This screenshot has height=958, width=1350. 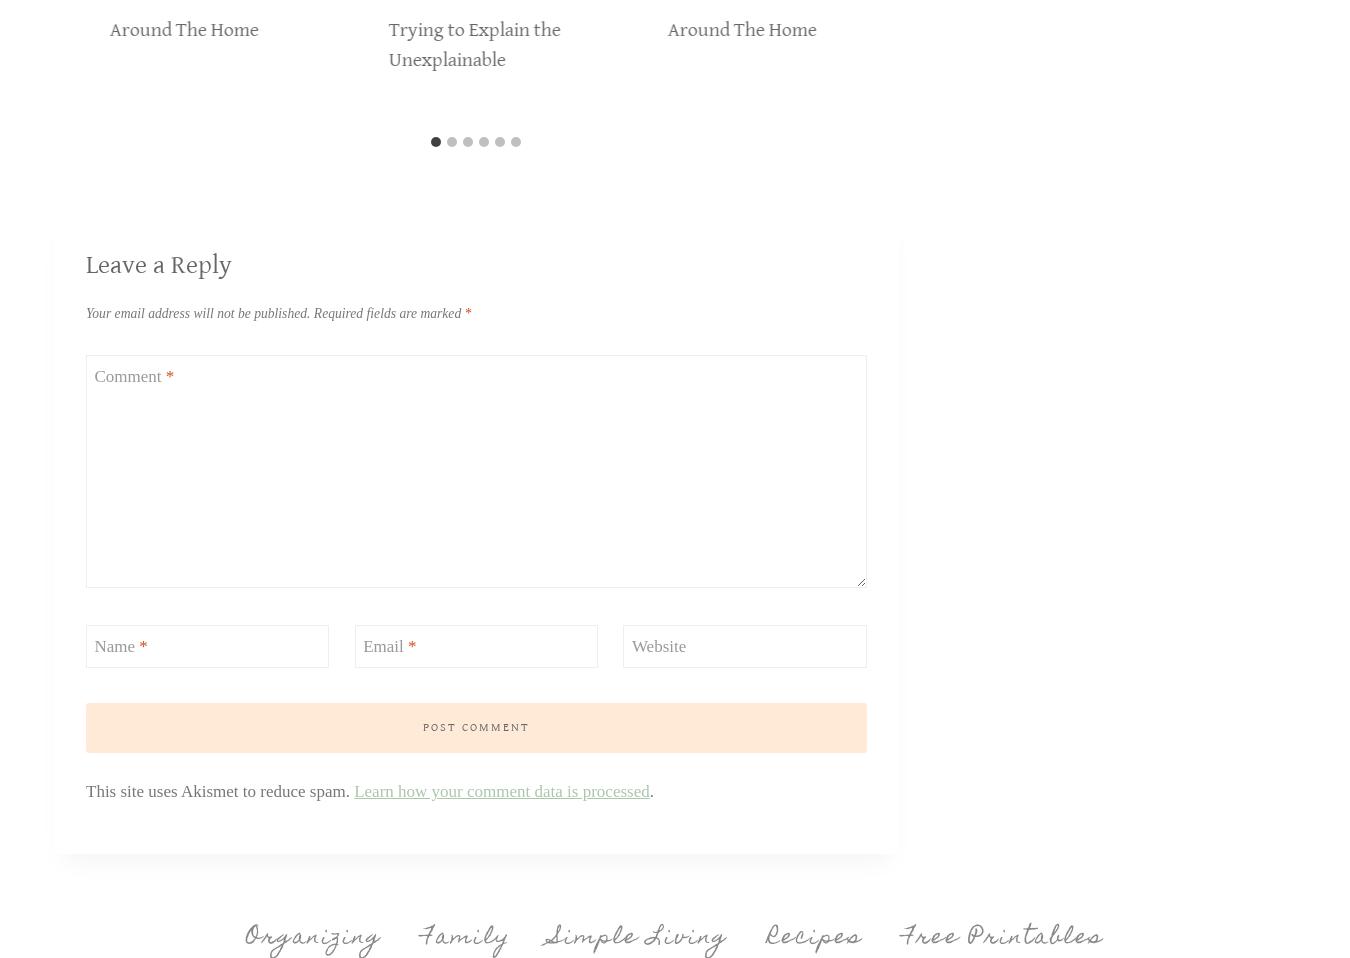 I want to click on 'Email', so click(x=385, y=645).